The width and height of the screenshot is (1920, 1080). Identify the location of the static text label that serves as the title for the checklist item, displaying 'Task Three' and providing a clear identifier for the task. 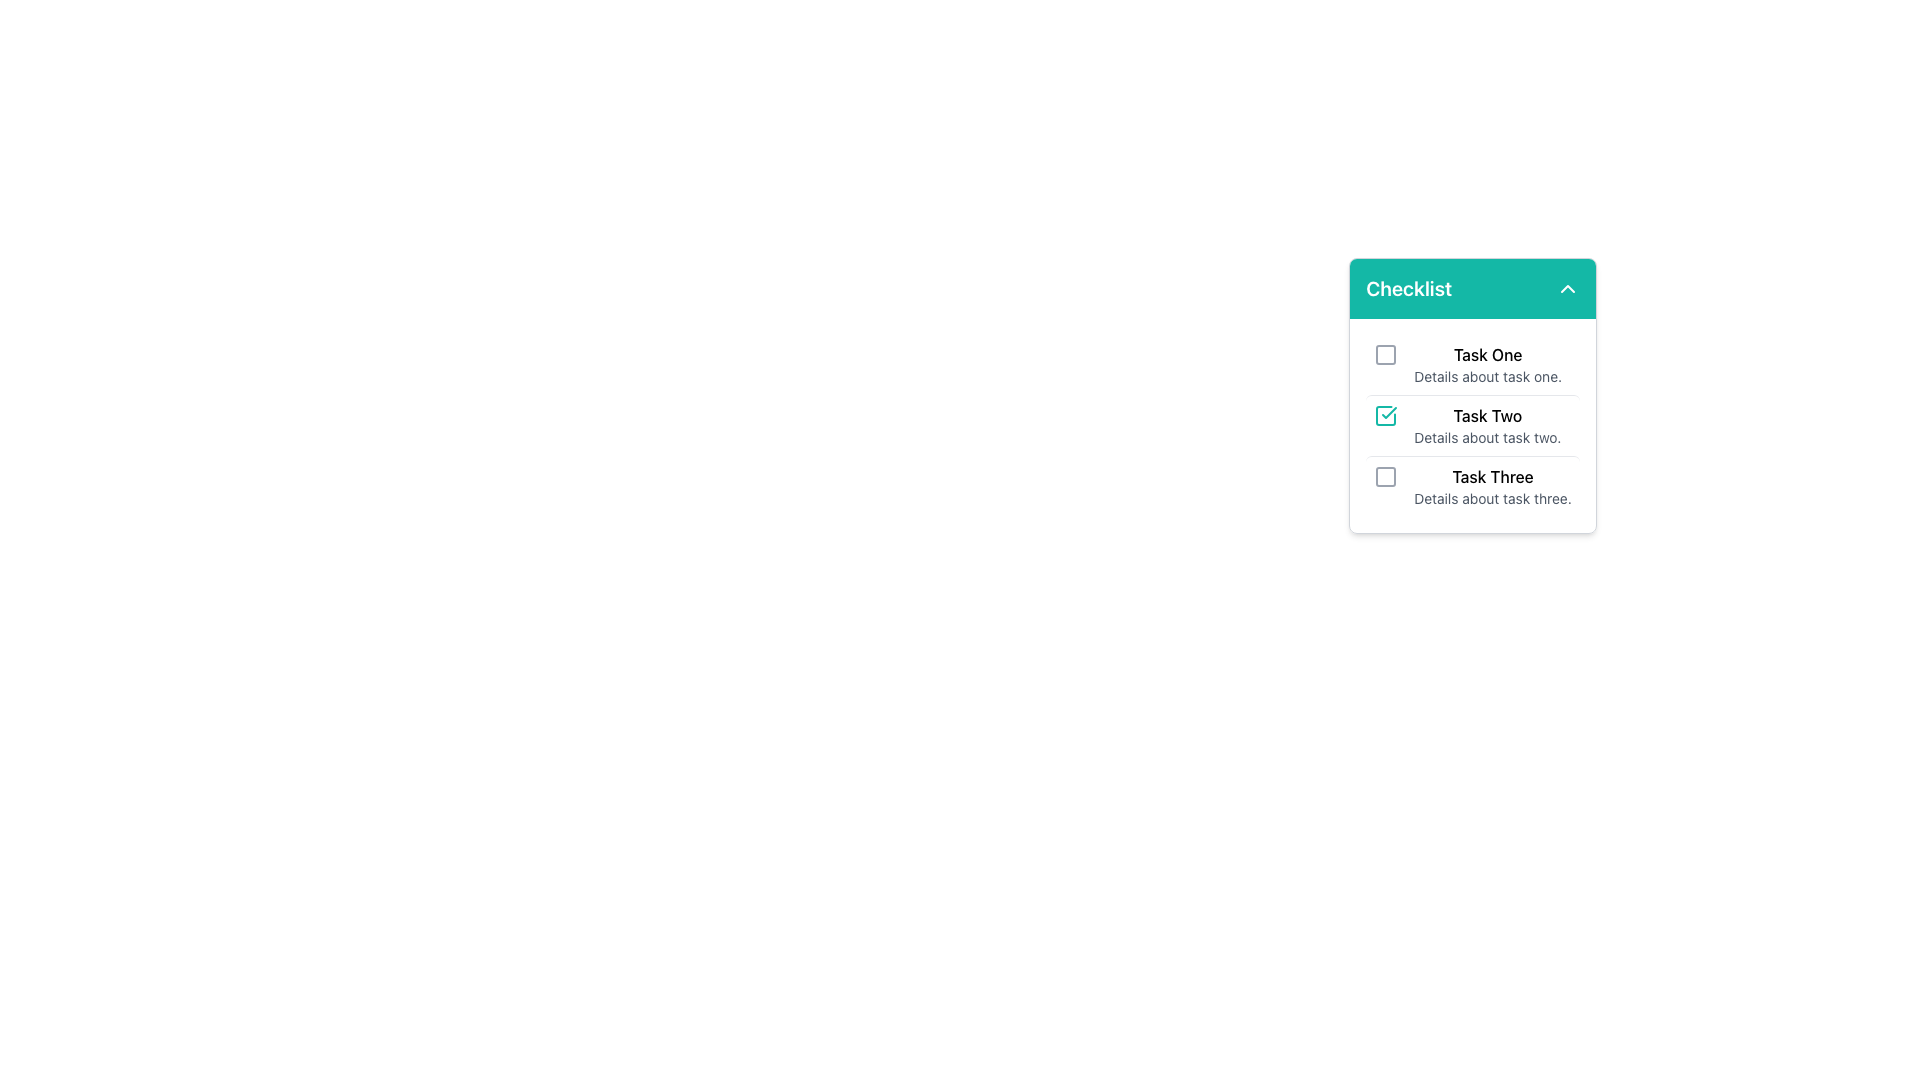
(1492, 477).